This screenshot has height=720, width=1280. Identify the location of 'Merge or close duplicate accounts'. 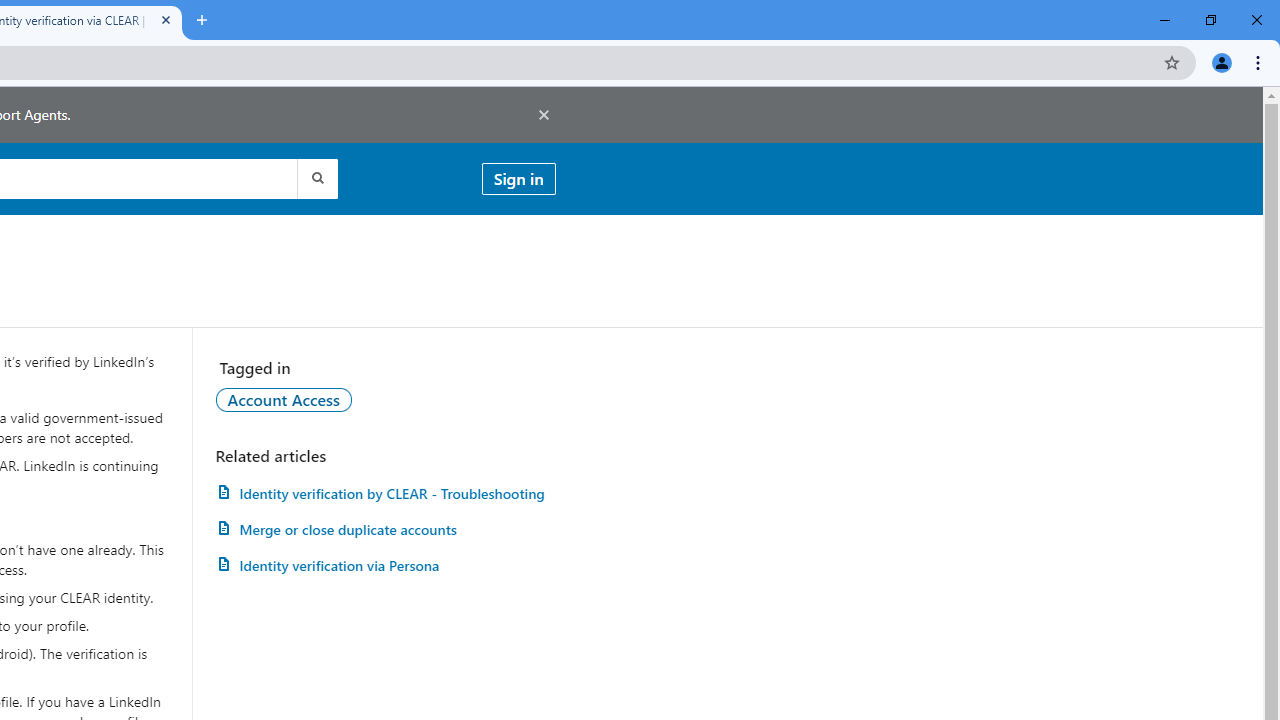
(385, 528).